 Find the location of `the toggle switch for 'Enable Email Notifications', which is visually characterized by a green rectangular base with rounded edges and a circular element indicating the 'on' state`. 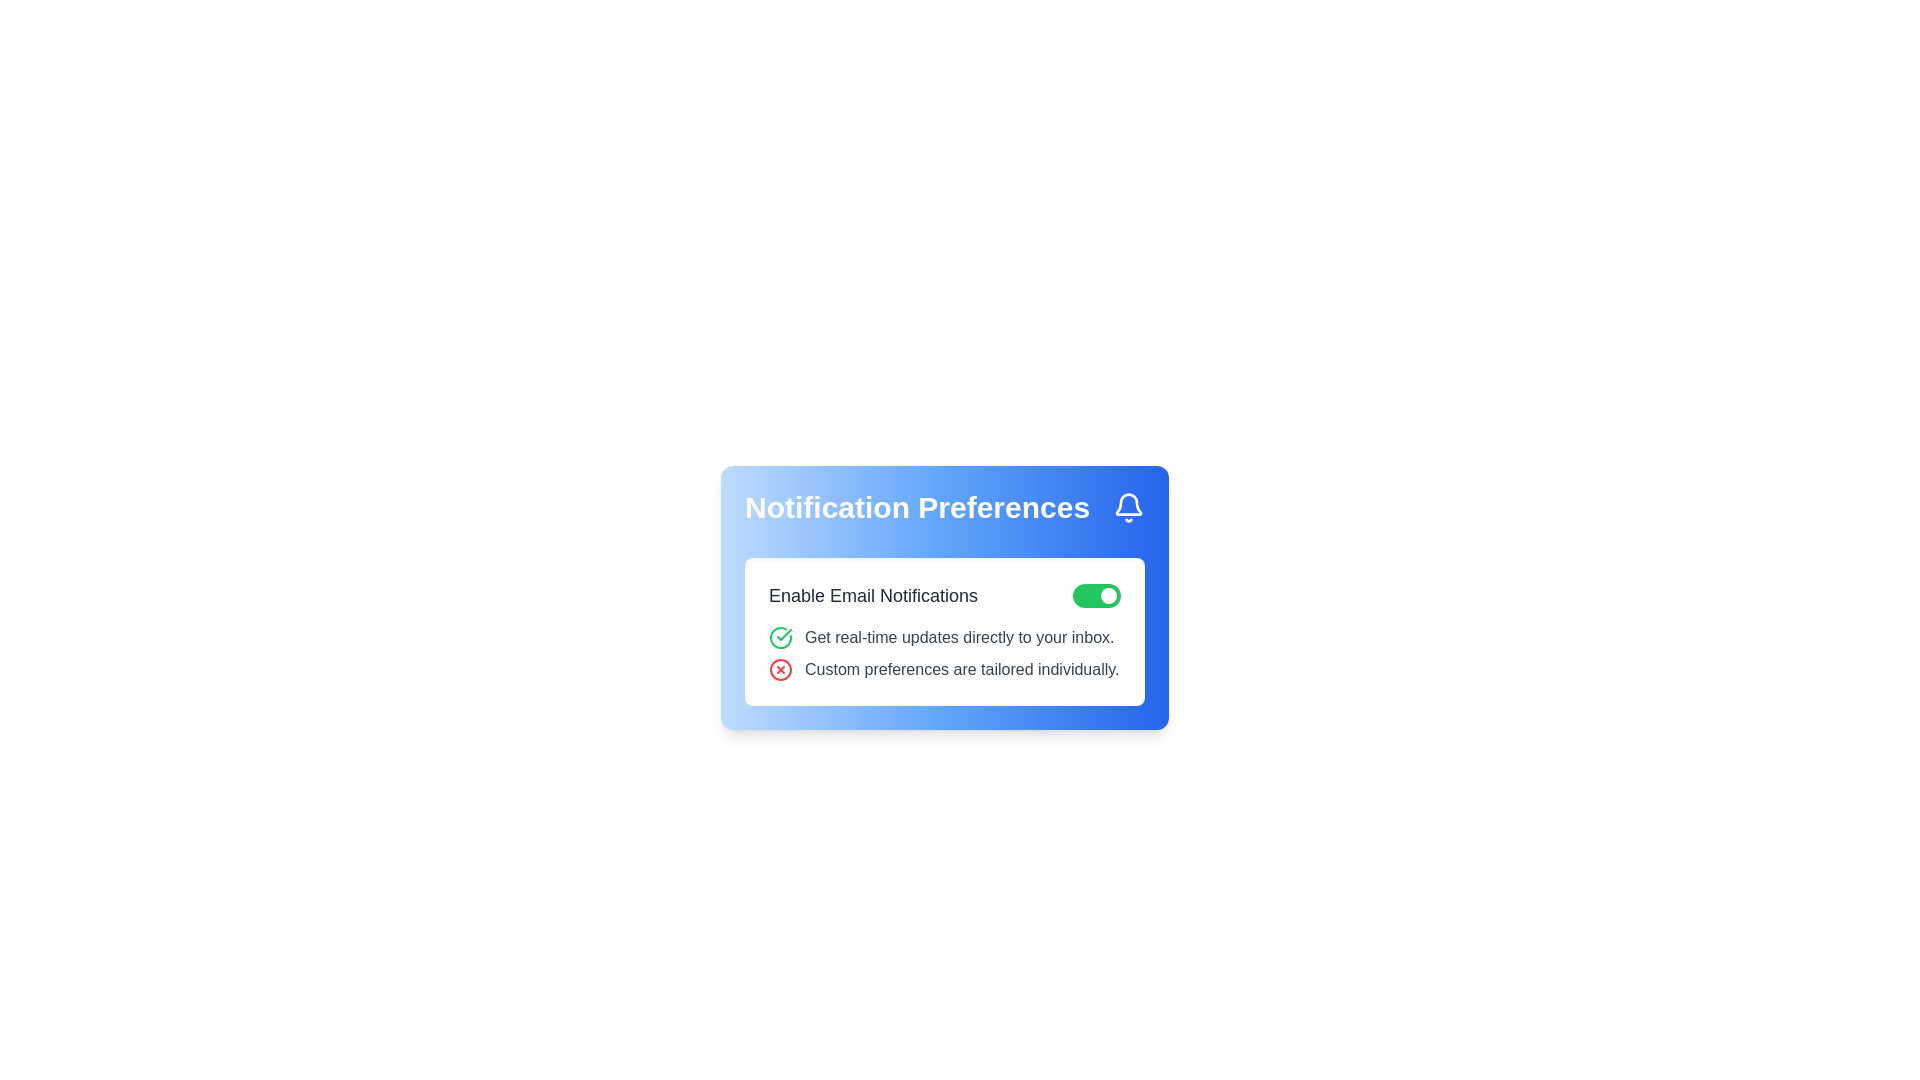

the toggle switch for 'Enable Email Notifications', which is visually characterized by a green rectangular base with rounded edges and a circular element indicating the 'on' state is located at coordinates (1096, 595).